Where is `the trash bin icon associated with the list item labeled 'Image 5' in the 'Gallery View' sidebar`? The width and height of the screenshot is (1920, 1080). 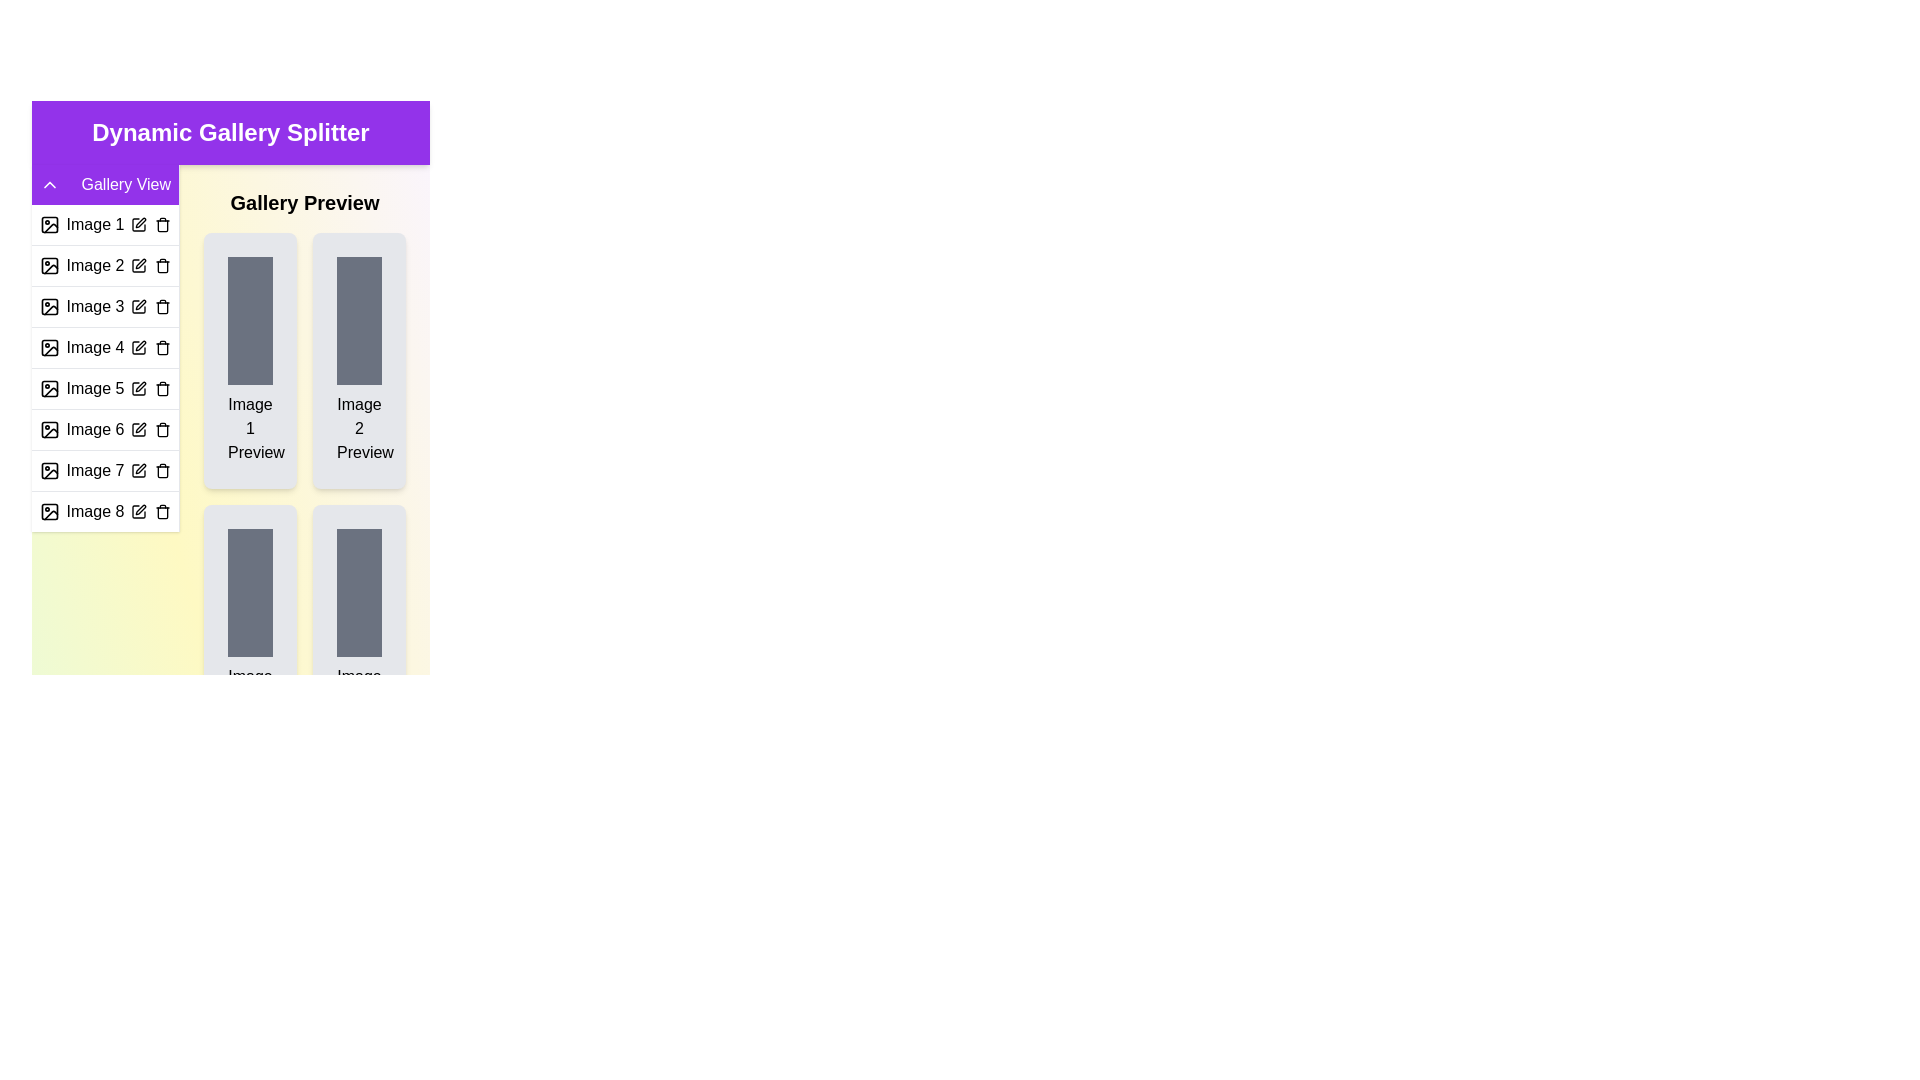 the trash bin icon associated with the list item labeled 'Image 5' in the 'Gallery View' sidebar is located at coordinates (104, 388).